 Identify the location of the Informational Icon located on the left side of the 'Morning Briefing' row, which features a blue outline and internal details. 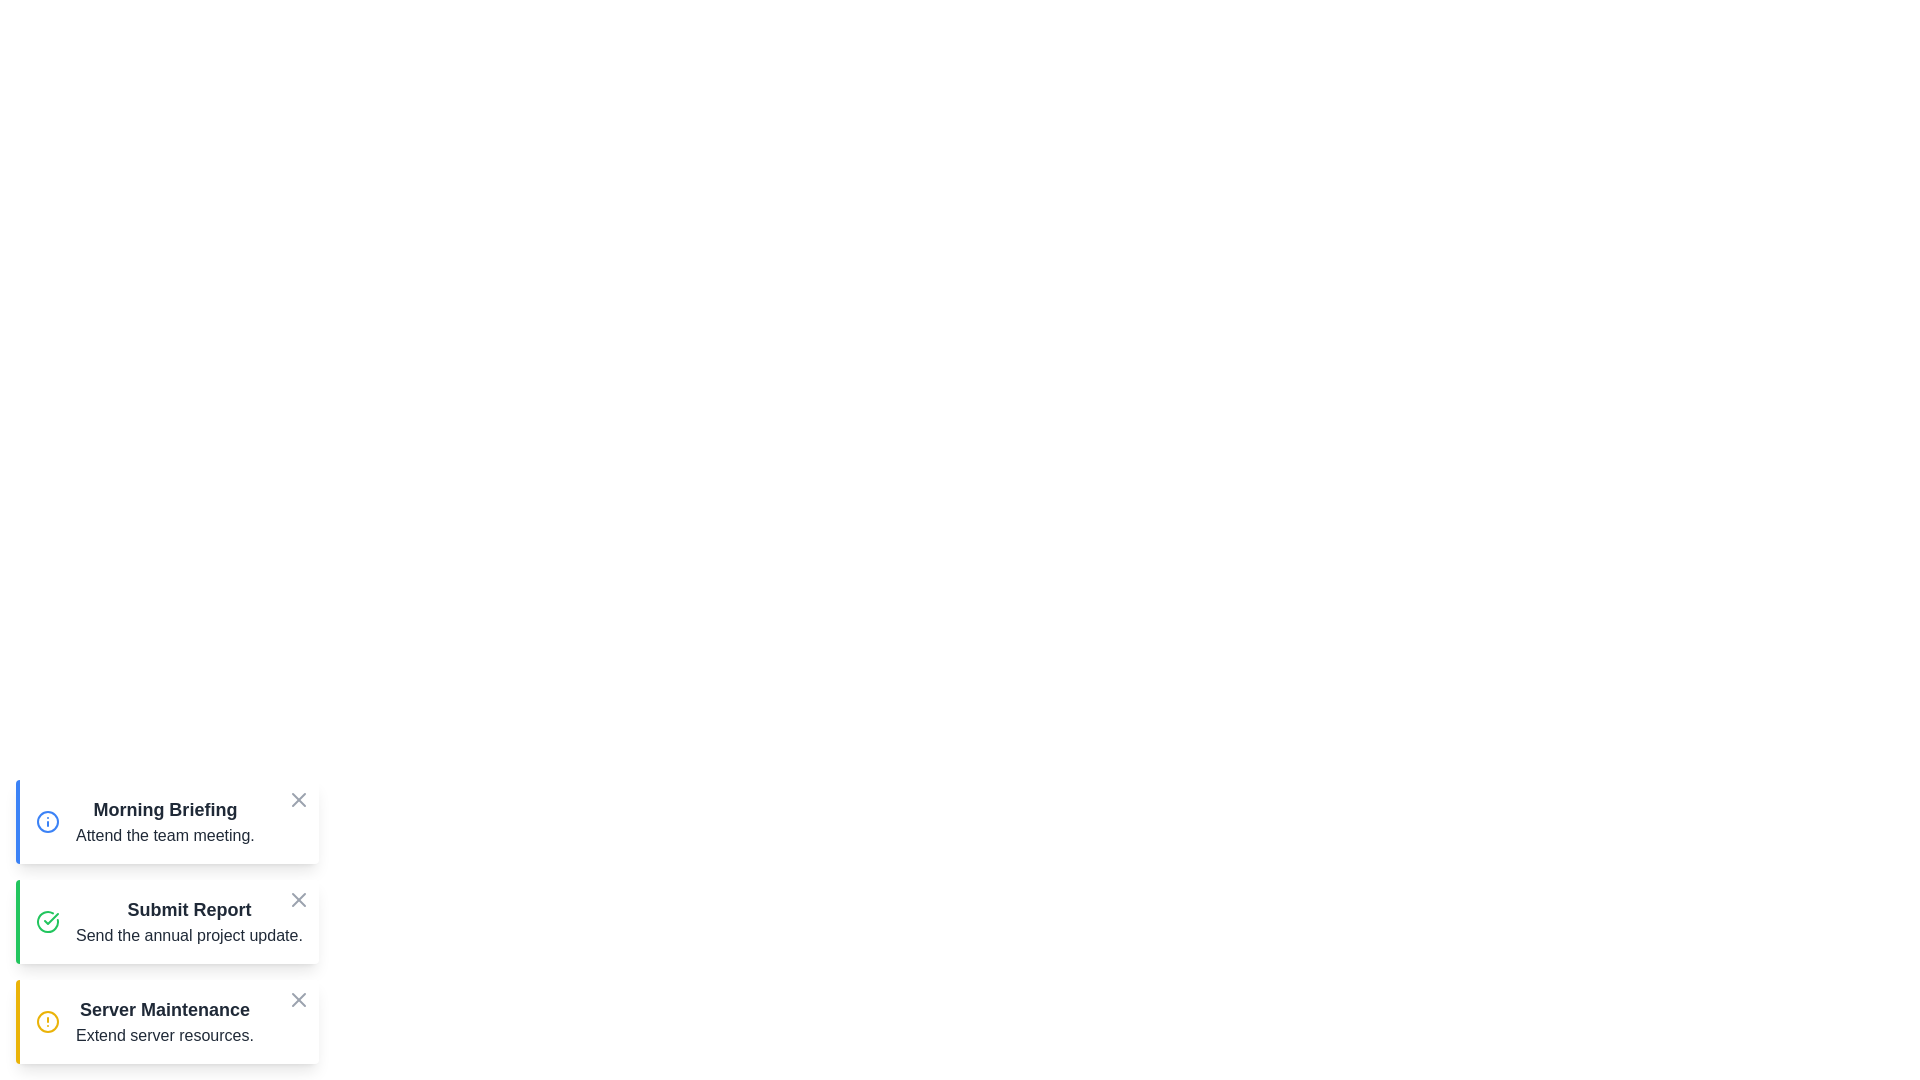
(48, 821).